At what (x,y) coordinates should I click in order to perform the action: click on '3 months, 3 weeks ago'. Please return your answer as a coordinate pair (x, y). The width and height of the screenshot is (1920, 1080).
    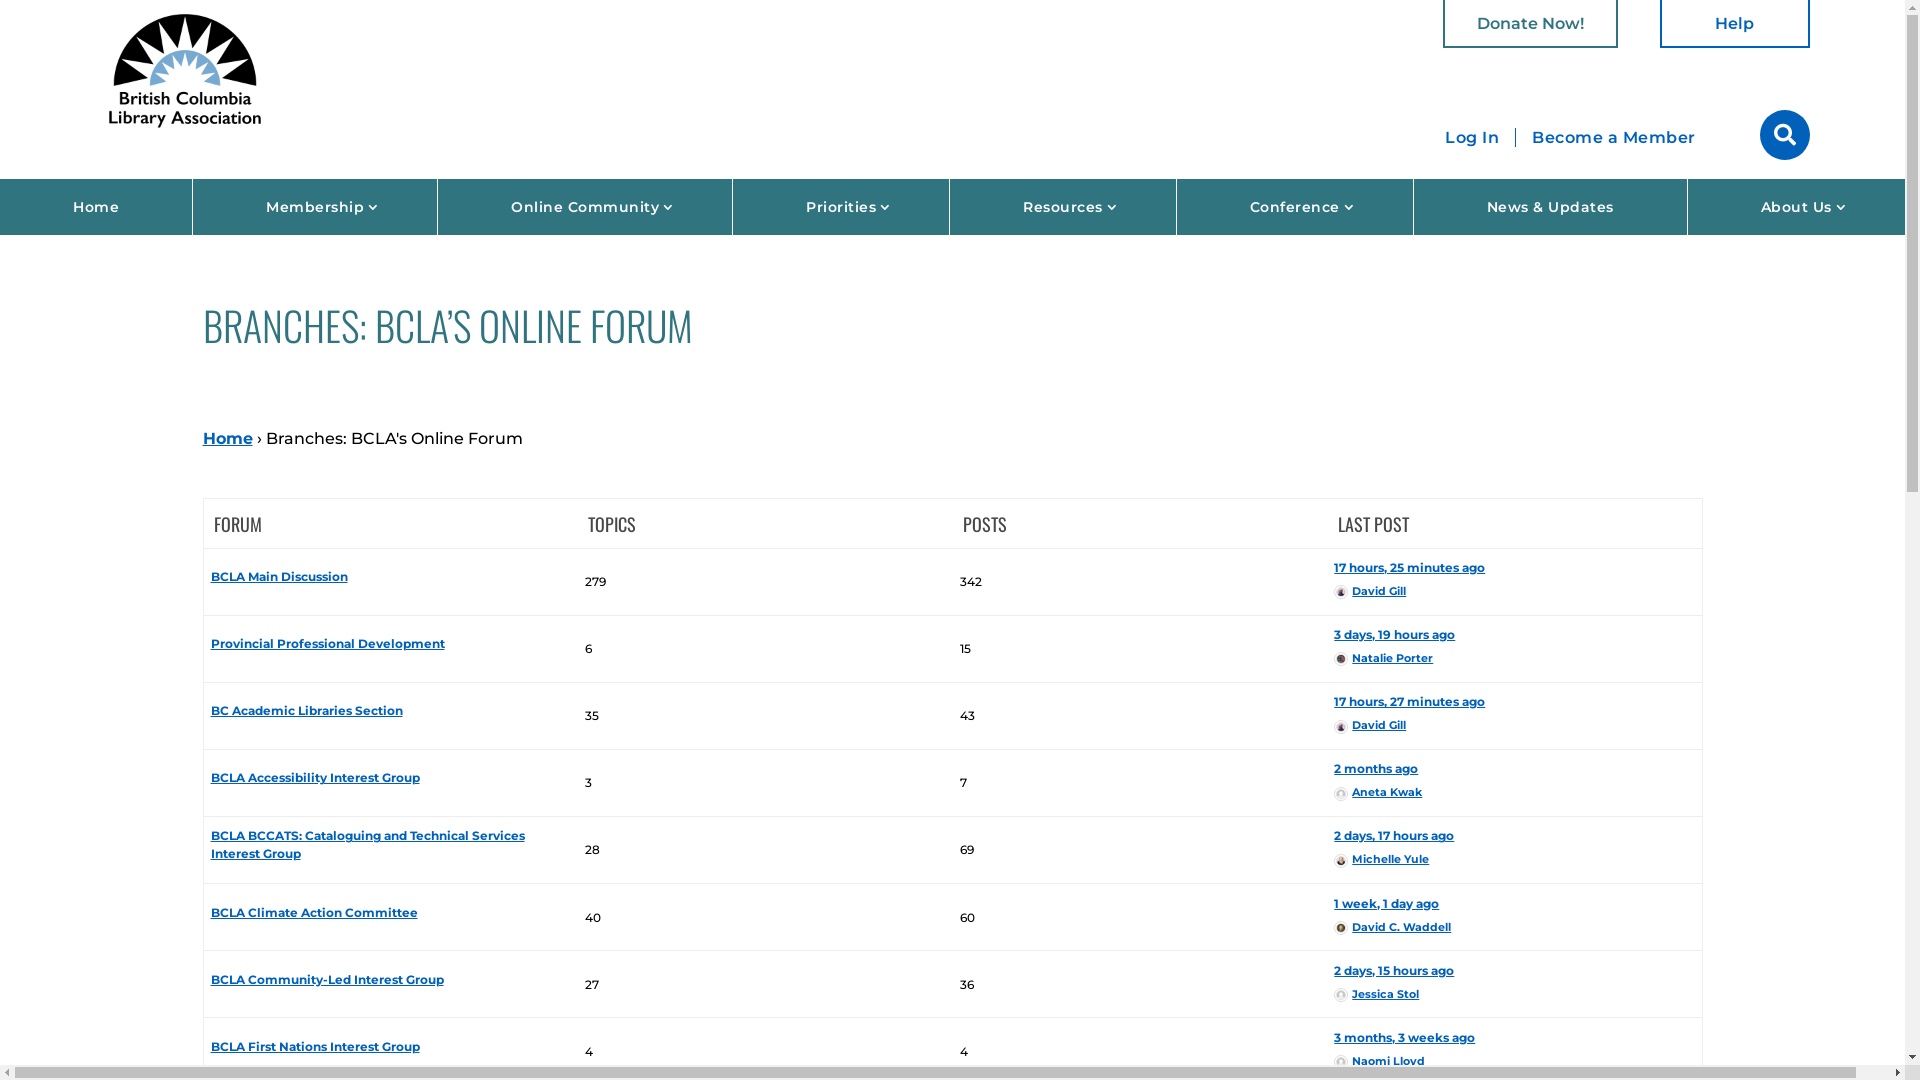
    Looking at the image, I should click on (1403, 1036).